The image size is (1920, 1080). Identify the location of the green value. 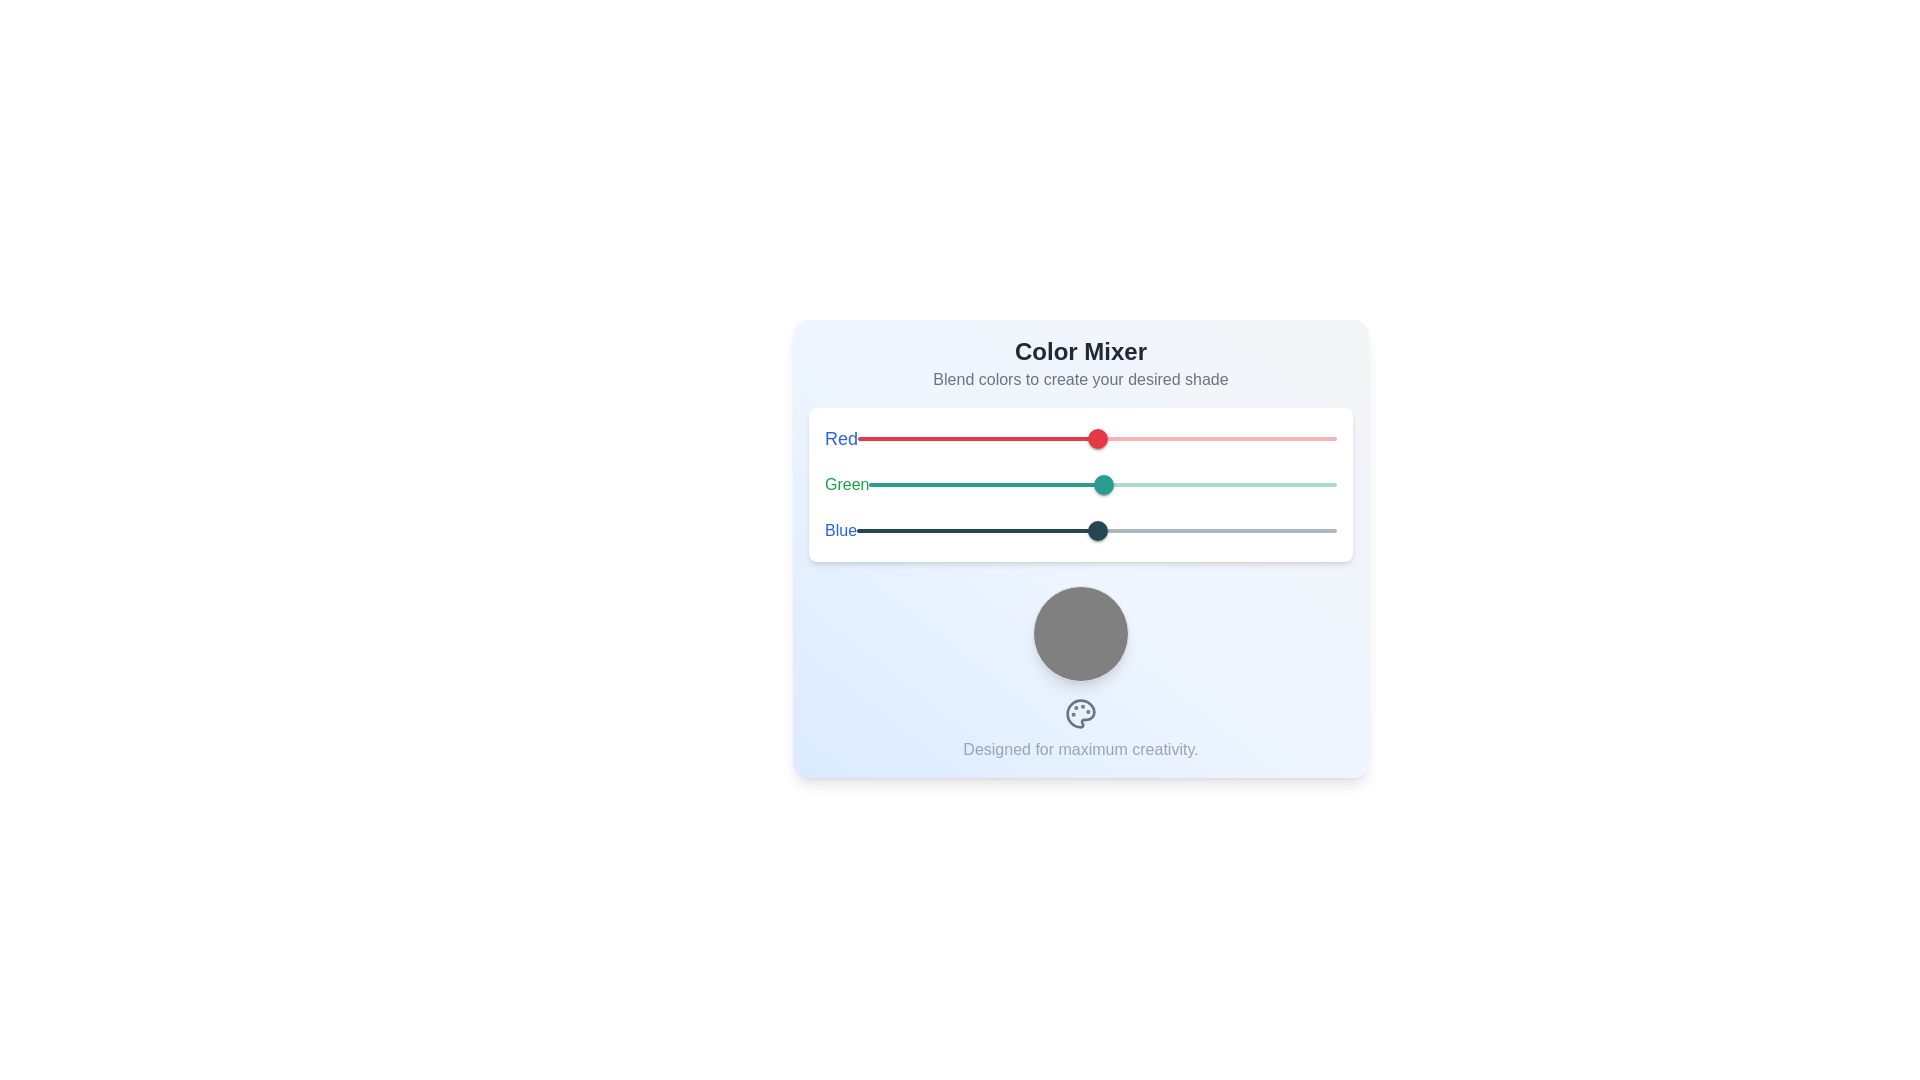
(1084, 485).